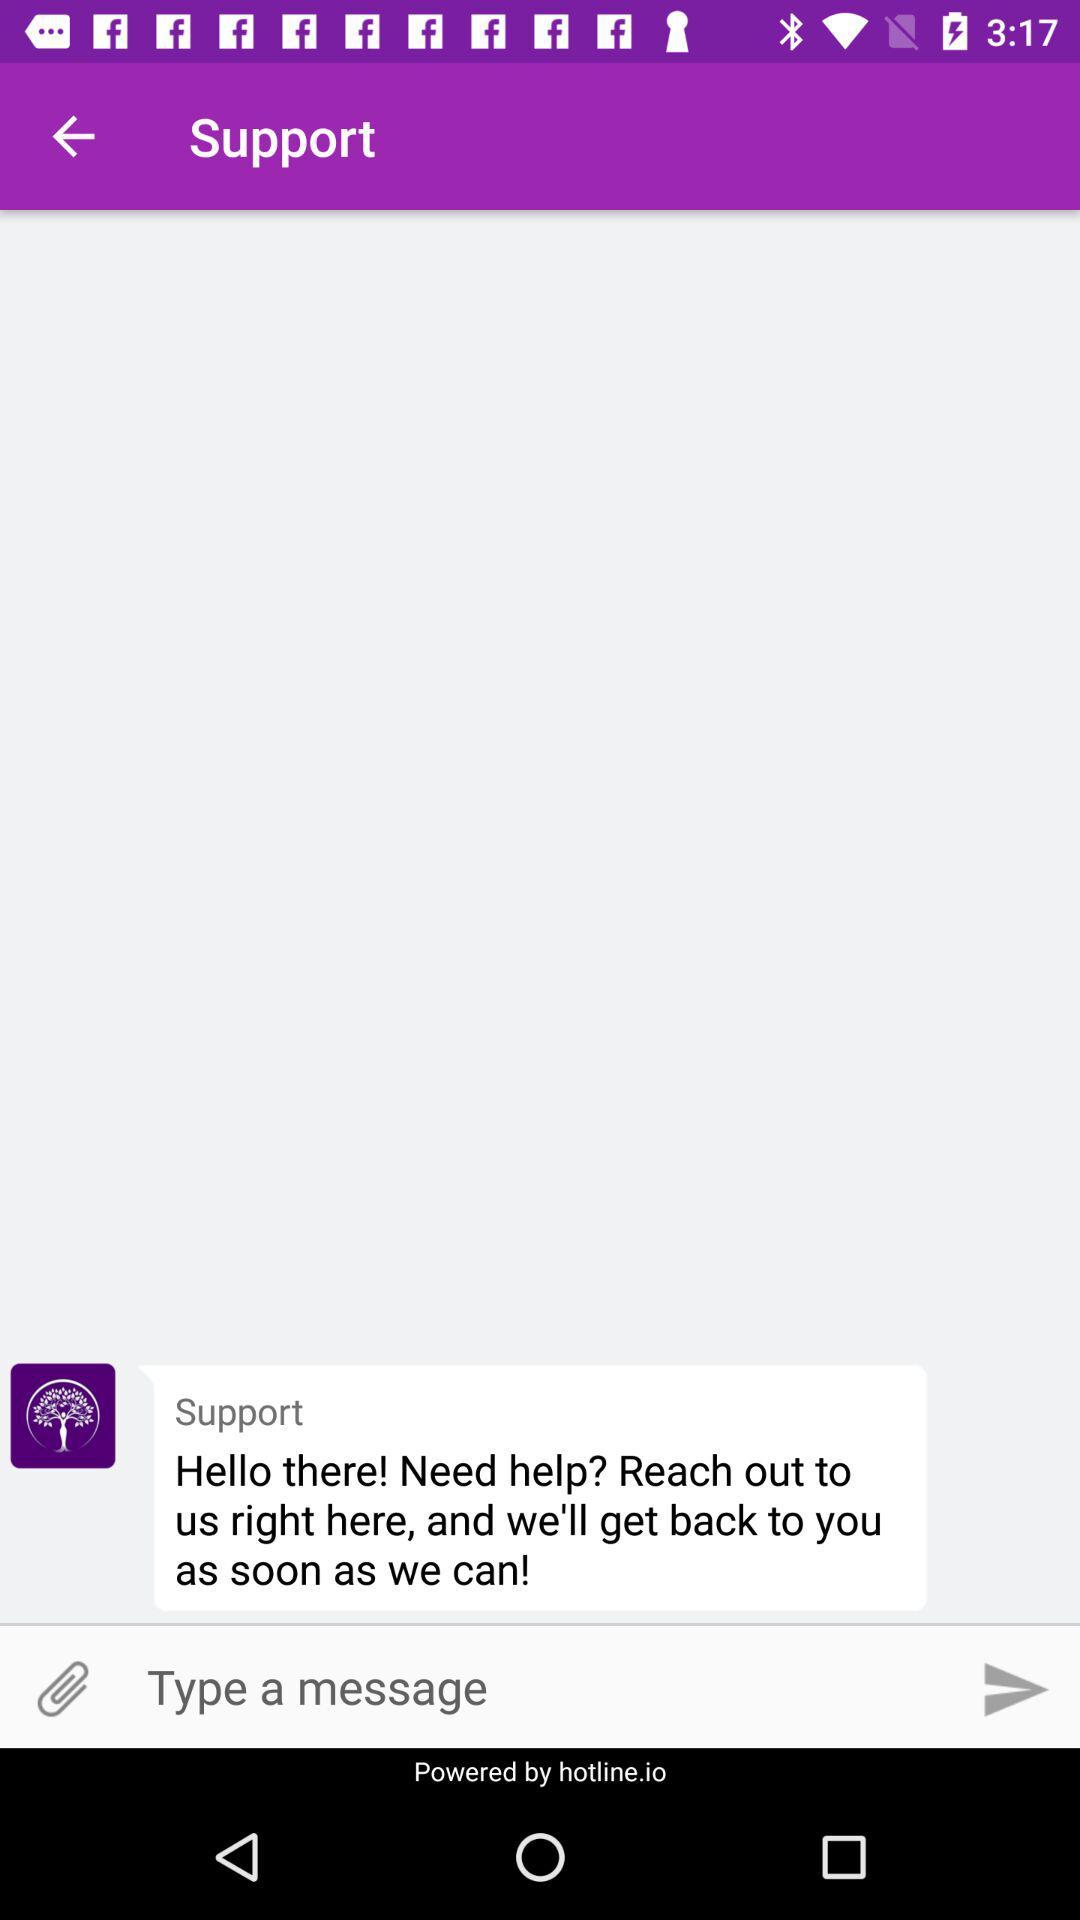 This screenshot has width=1080, height=1920. I want to click on the item below the support item, so click(540, 1518).